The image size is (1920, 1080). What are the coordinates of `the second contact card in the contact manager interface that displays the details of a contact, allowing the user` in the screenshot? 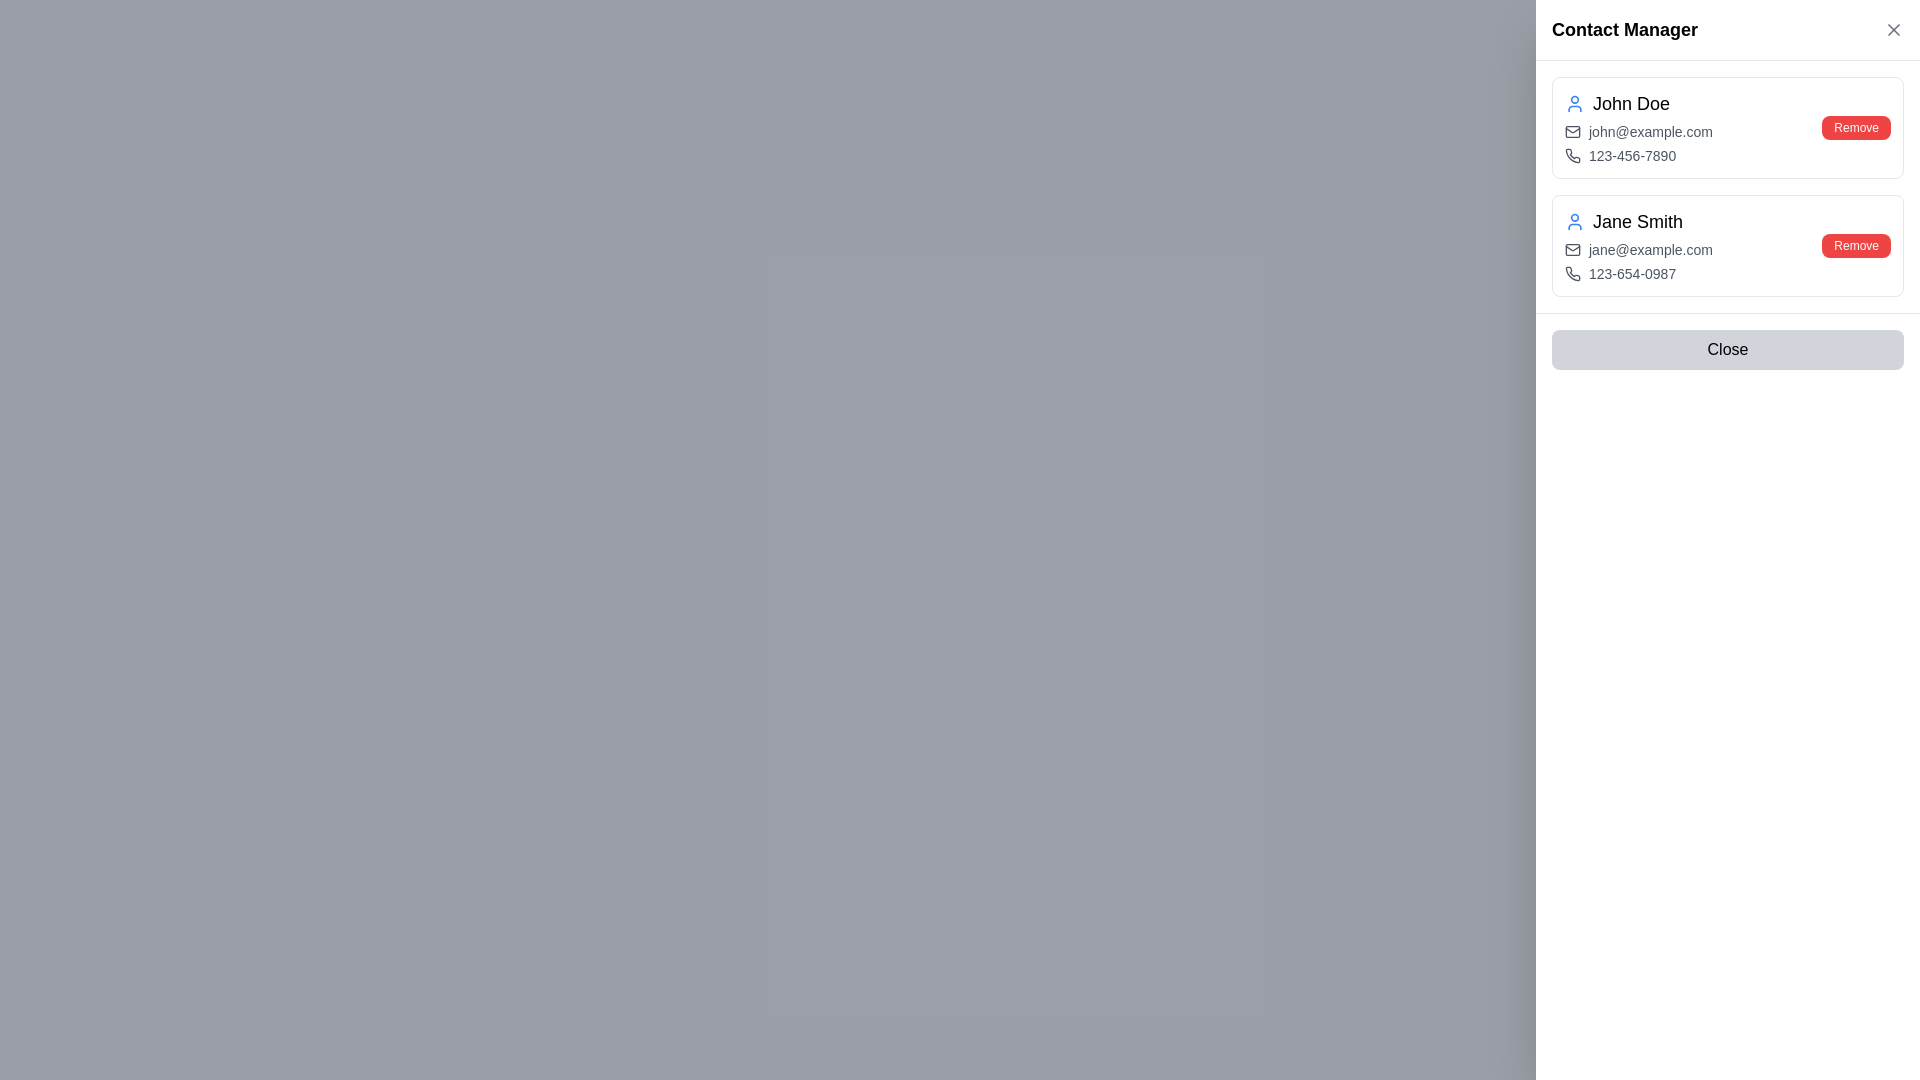 It's located at (1727, 245).